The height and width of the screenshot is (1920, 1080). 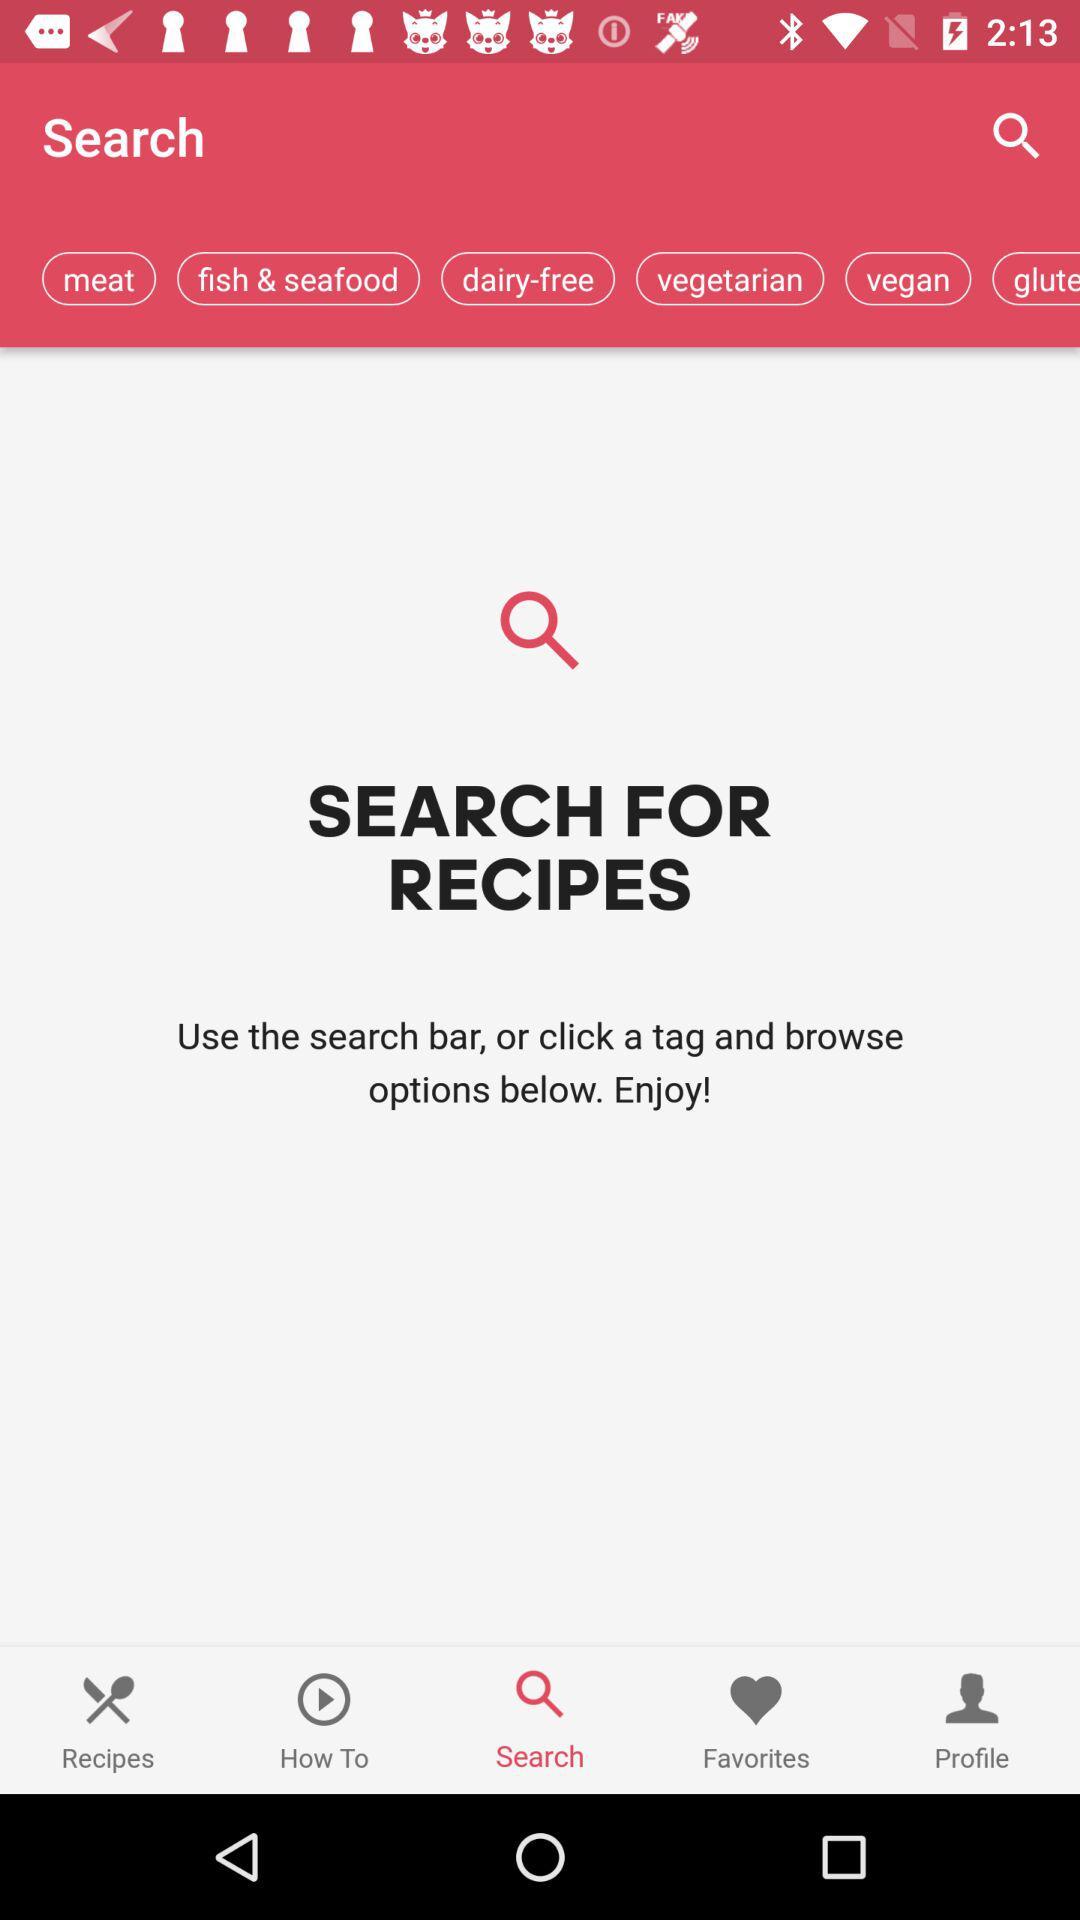 What do you see at coordinates (908, 277) in the screenshot?
I see `item above search for recipes icon` at bounding box center [908, 277].